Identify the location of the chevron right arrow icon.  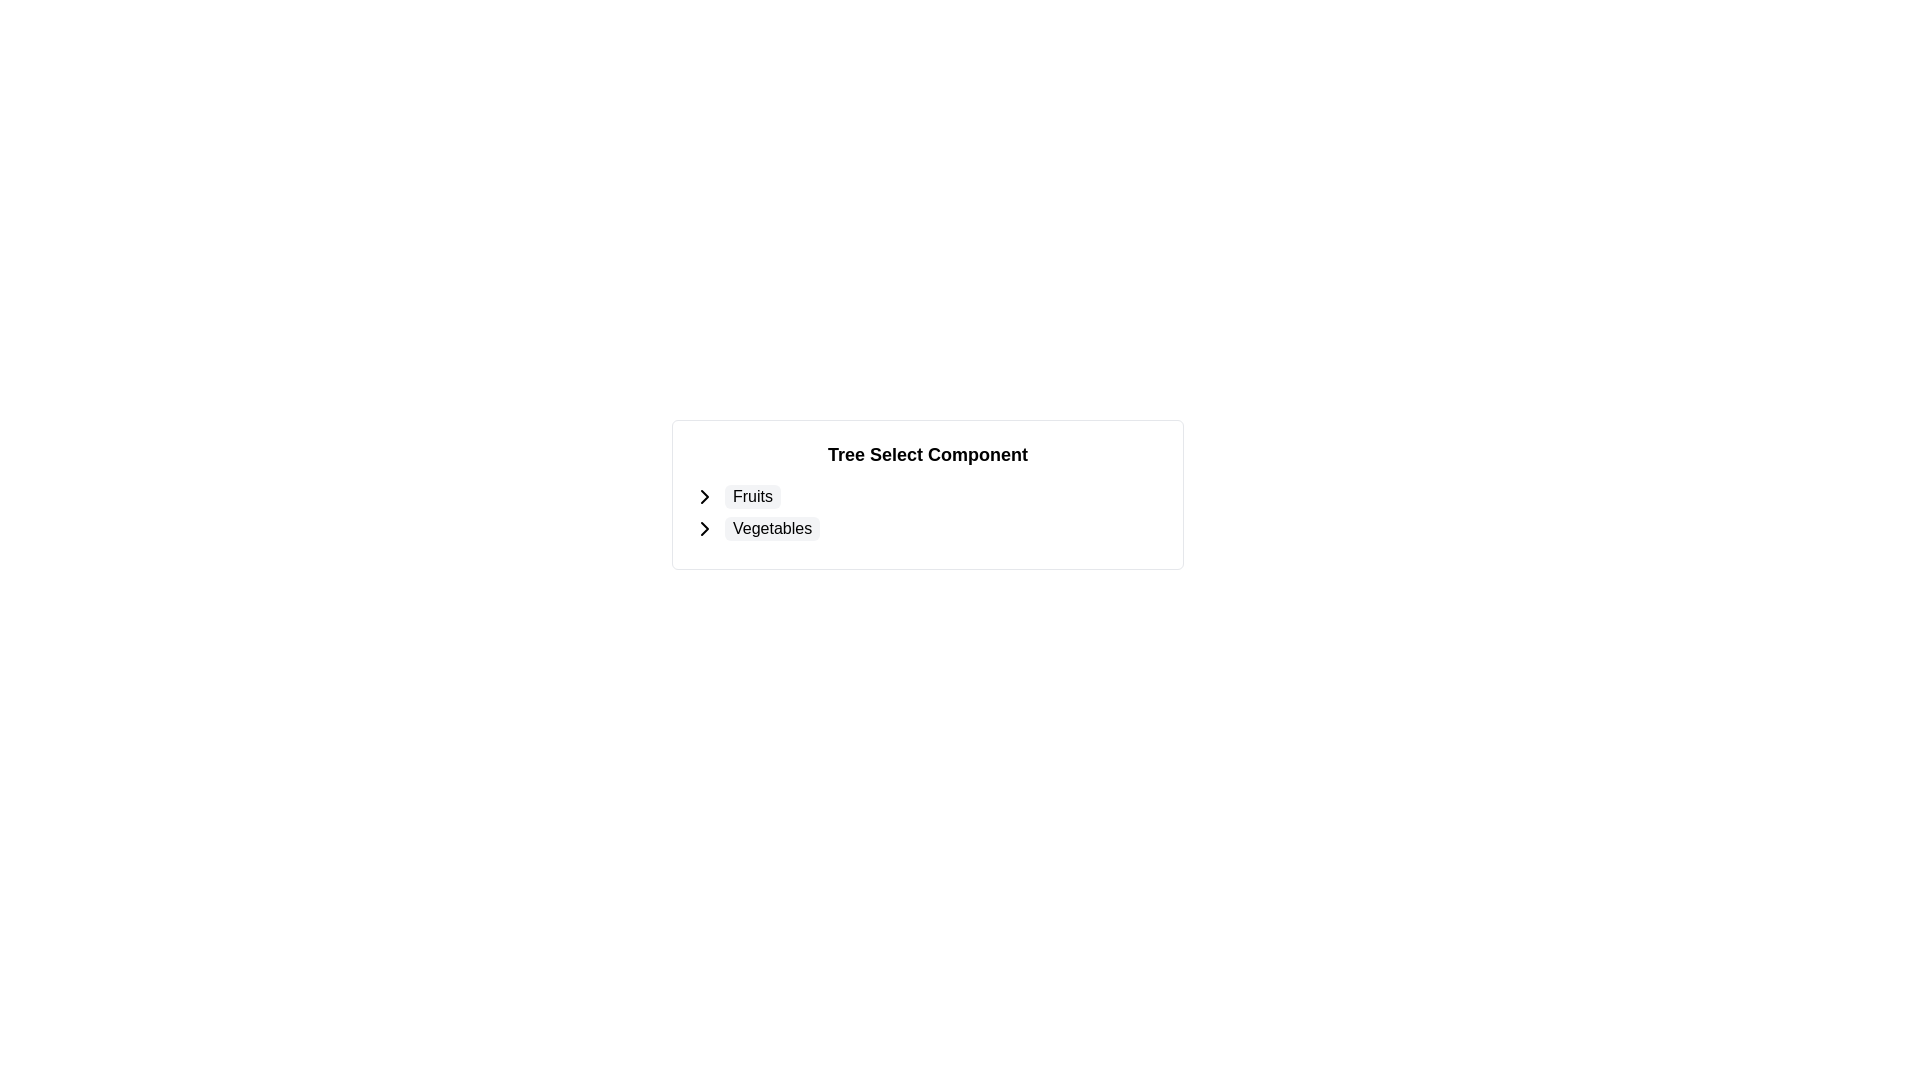
(705, 527).